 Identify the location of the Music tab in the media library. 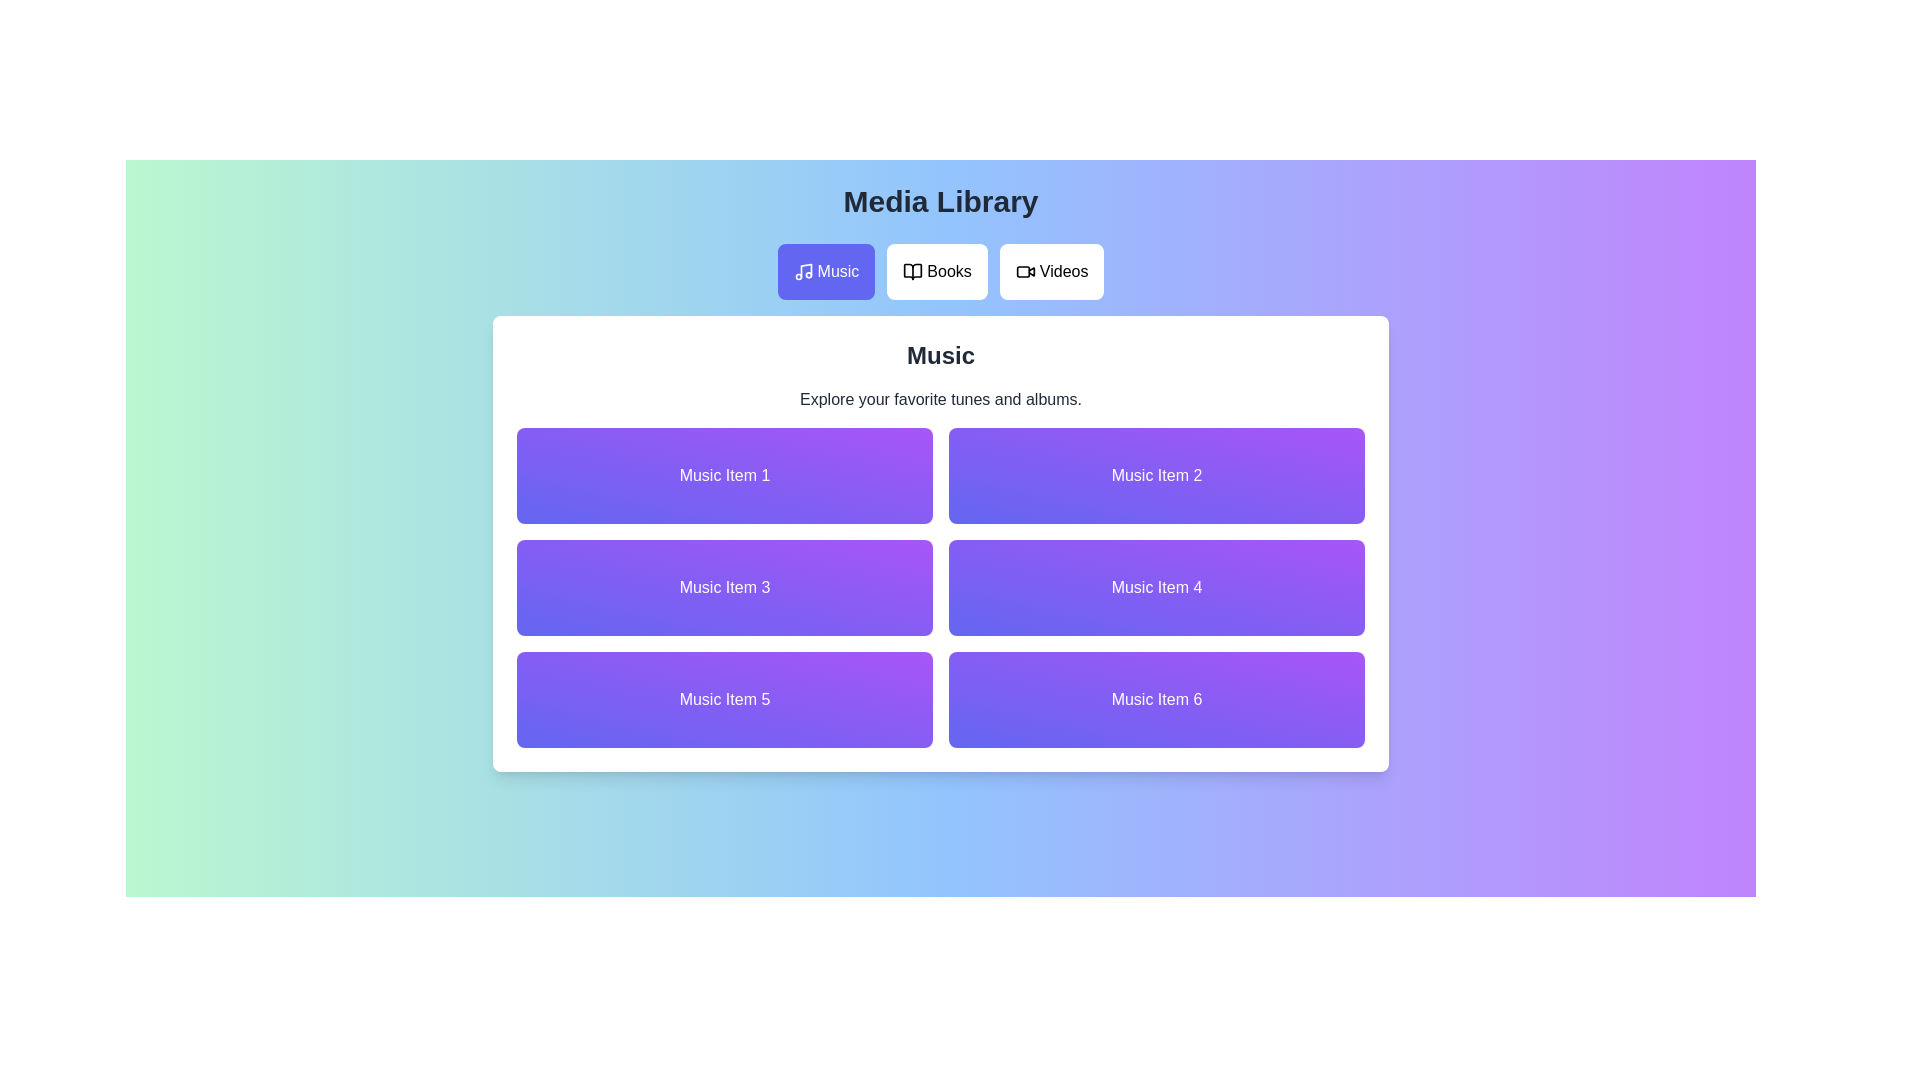
(825, 272).